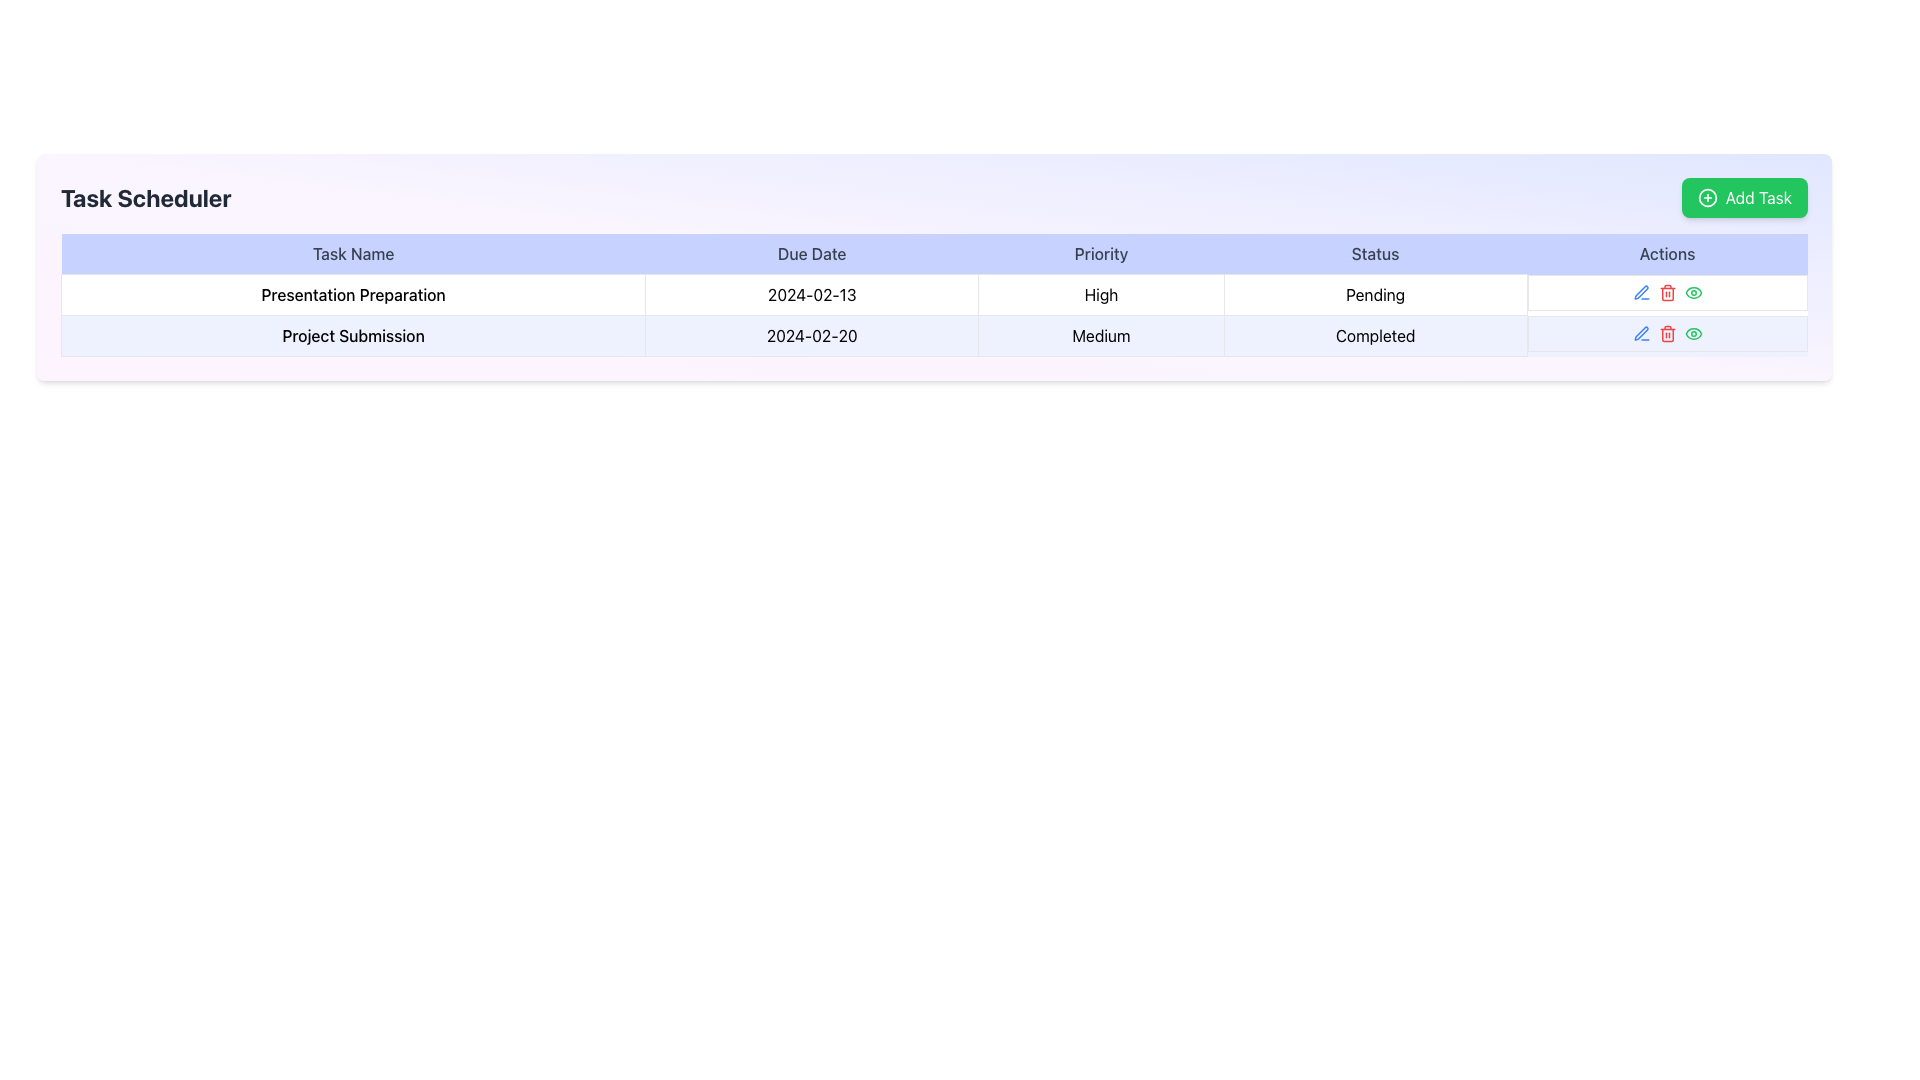 The image size is (1920, 1080). What do you see at coordinates (1667, 292) in the screenshot?
I see `the 'Delete' button in the 'Actions' column for the task 'Presentation Preparation' to possibly see a tooltip` at bounding box center [1667, 292].